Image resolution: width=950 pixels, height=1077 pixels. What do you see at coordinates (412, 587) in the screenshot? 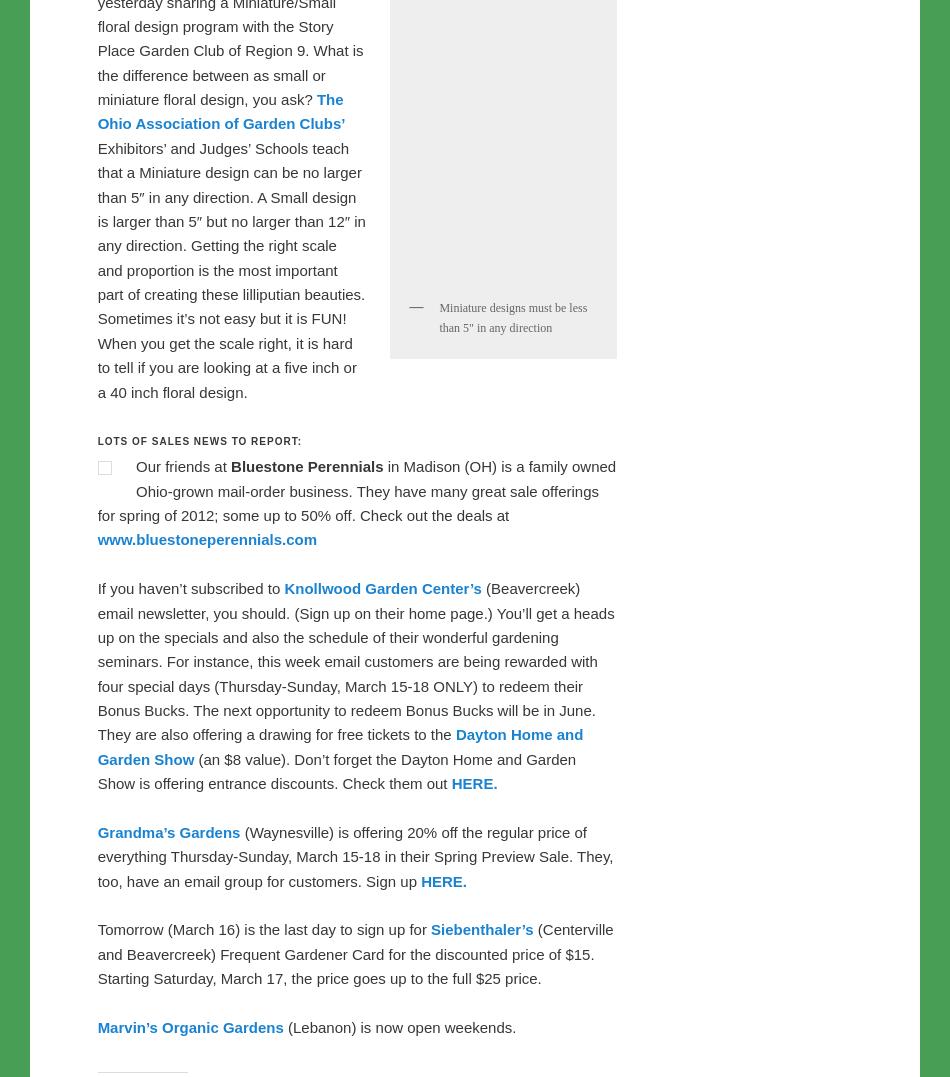
I see `'www.bluestoneperennials.com'` at bounding box center [412, 587].